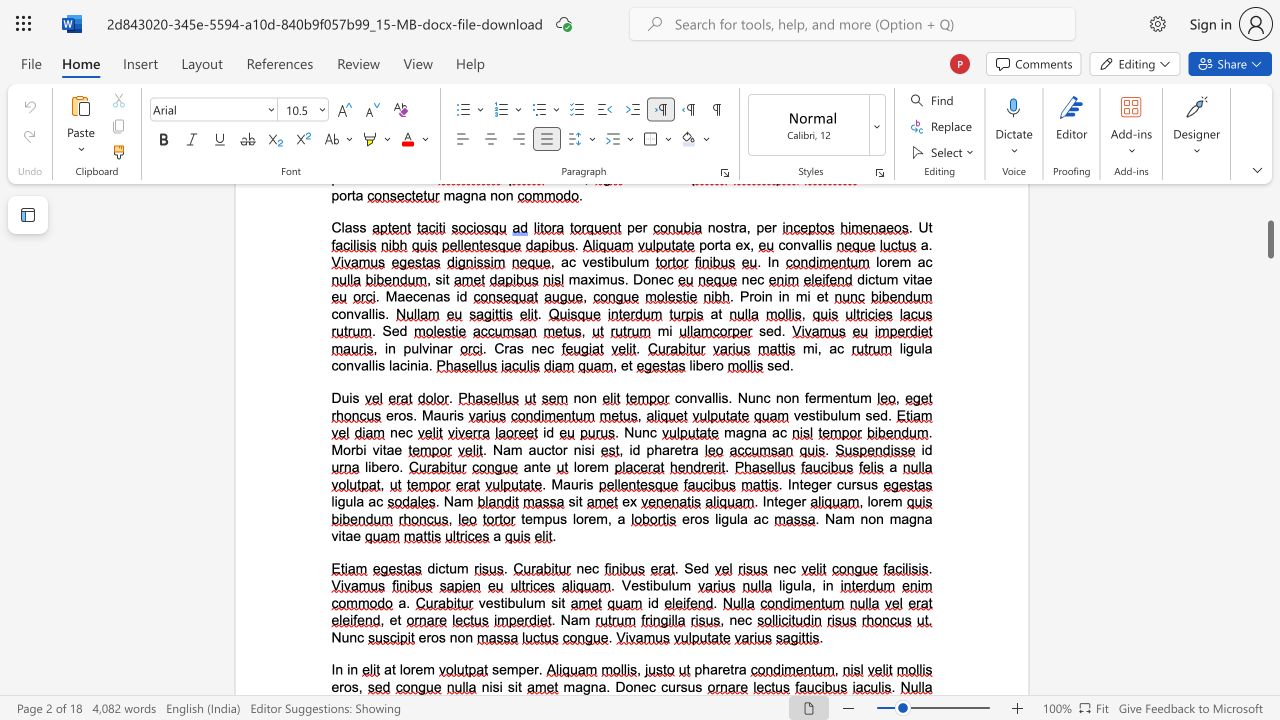 The height and width of the screenshot is (720, 1280). What do you see at coordinates (501, 686) in the screenshot?
I see `the 2th character "i" in the text` at bounding box center [501, 686].